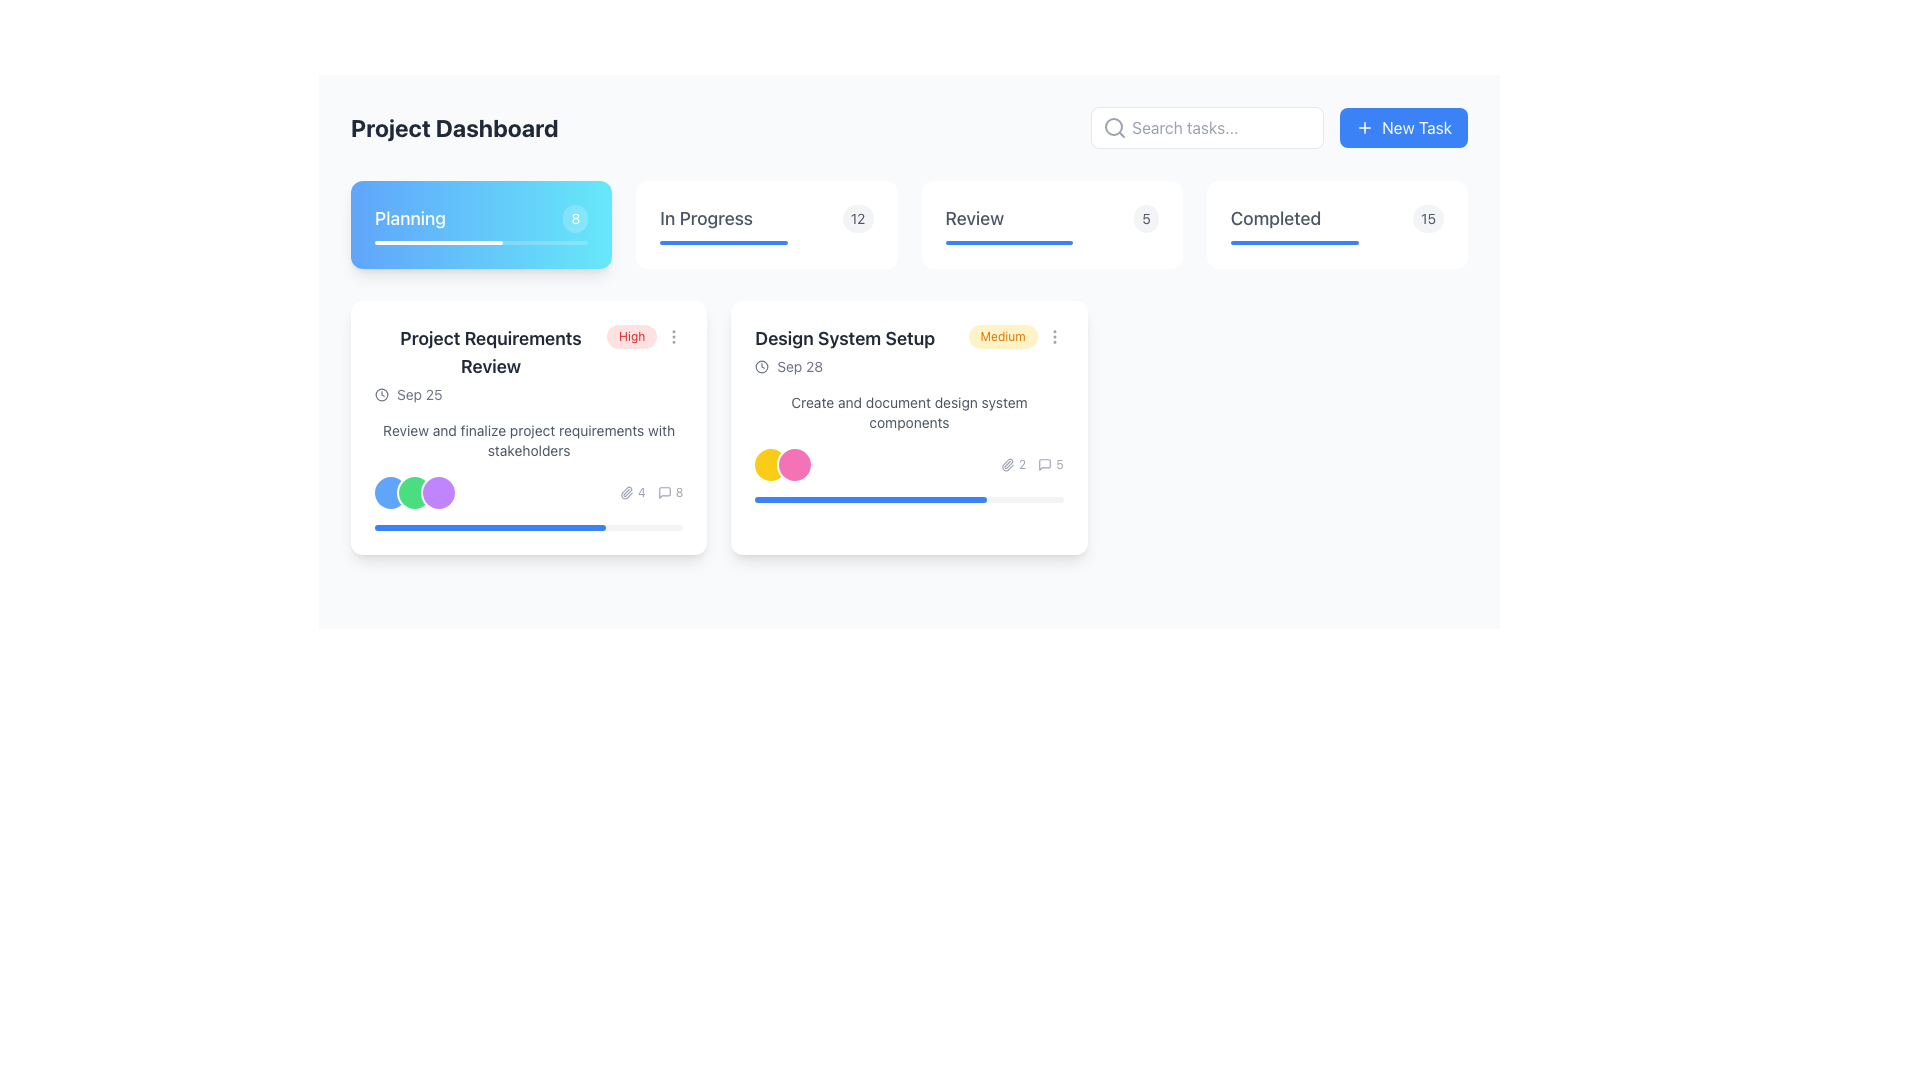 The width and height of the screenshot is (1920, 1080). Describe the element at coordinates (1206, 127) in the screenshot. I see `the search input field located at the top-right corner of the interface, which has a magnifying glass icon and a placeholder text 'Search tasks...'` at that location.